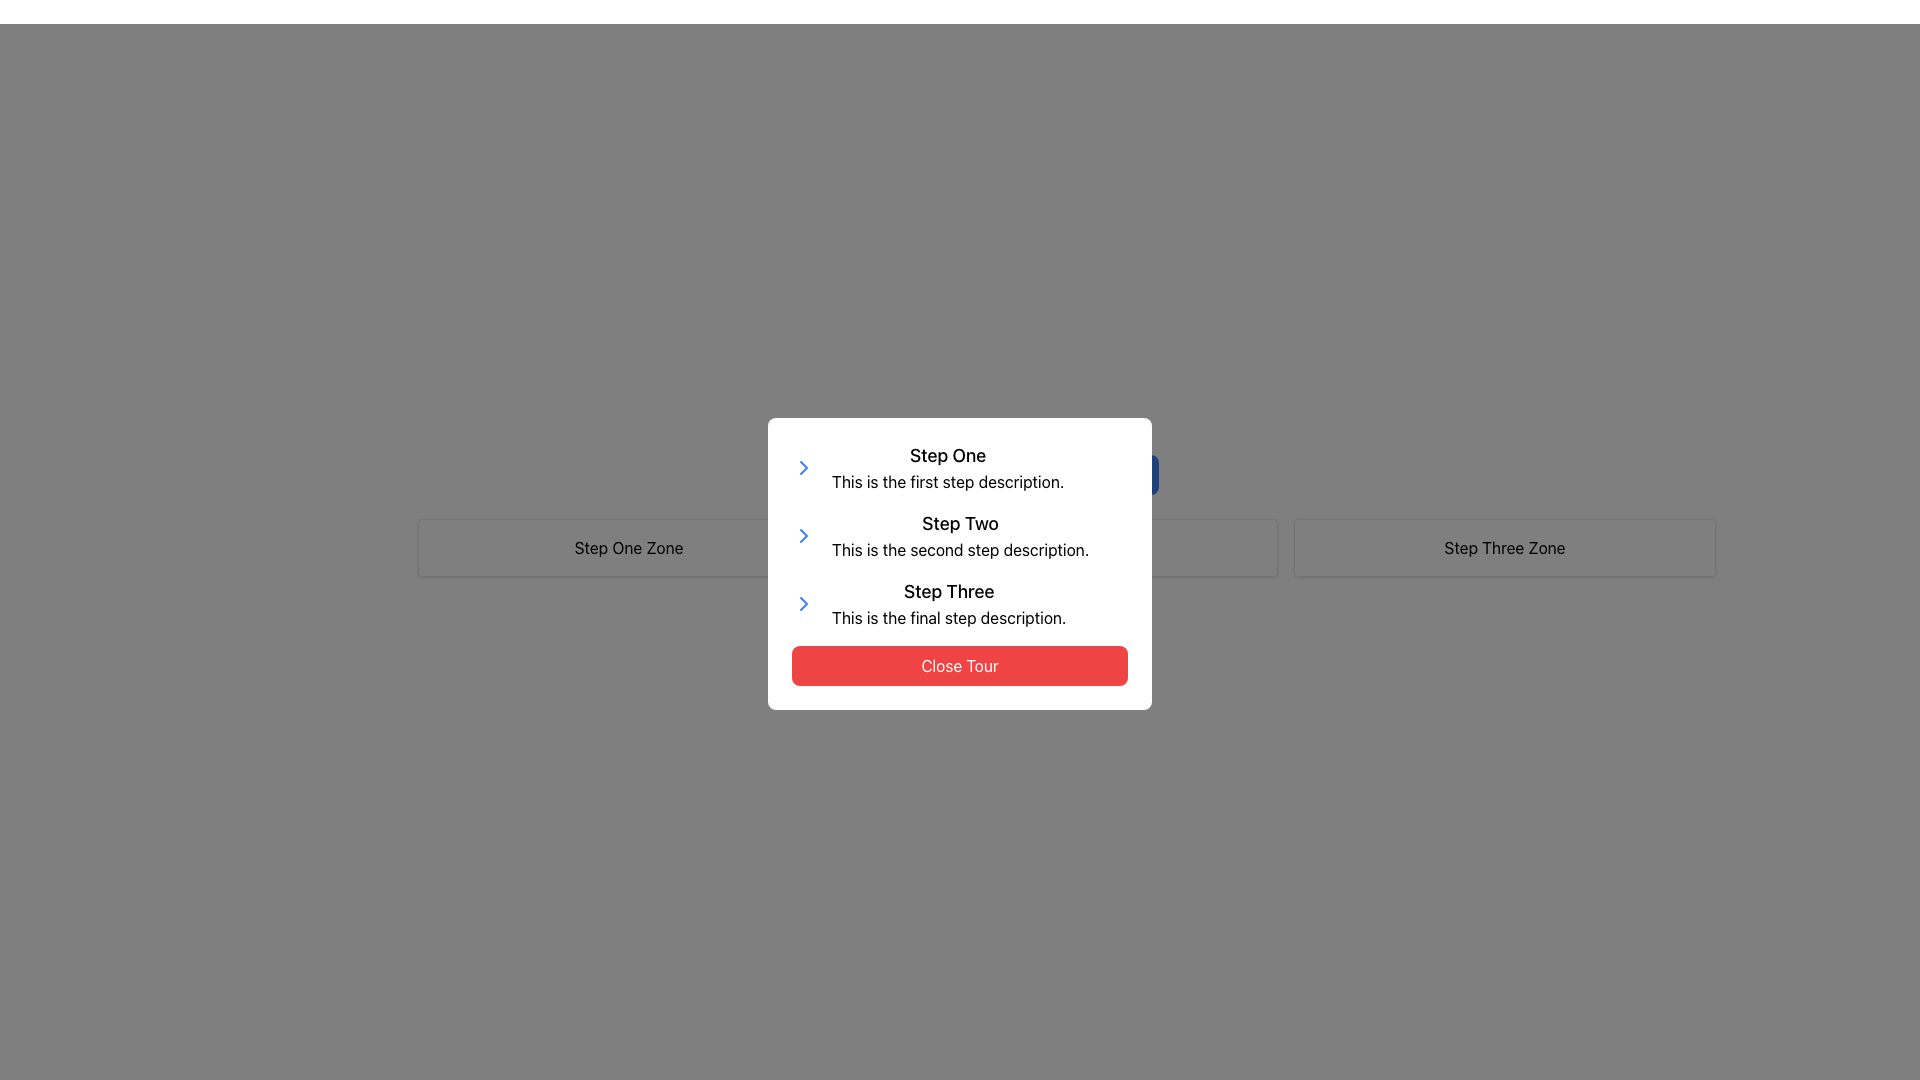 The height and width of the screenshot is (1080, 1920). I want to click on the 'Step Two' text label, which is the second of three step descriptions in a column layout inside a centered modal, so click(960, 535).